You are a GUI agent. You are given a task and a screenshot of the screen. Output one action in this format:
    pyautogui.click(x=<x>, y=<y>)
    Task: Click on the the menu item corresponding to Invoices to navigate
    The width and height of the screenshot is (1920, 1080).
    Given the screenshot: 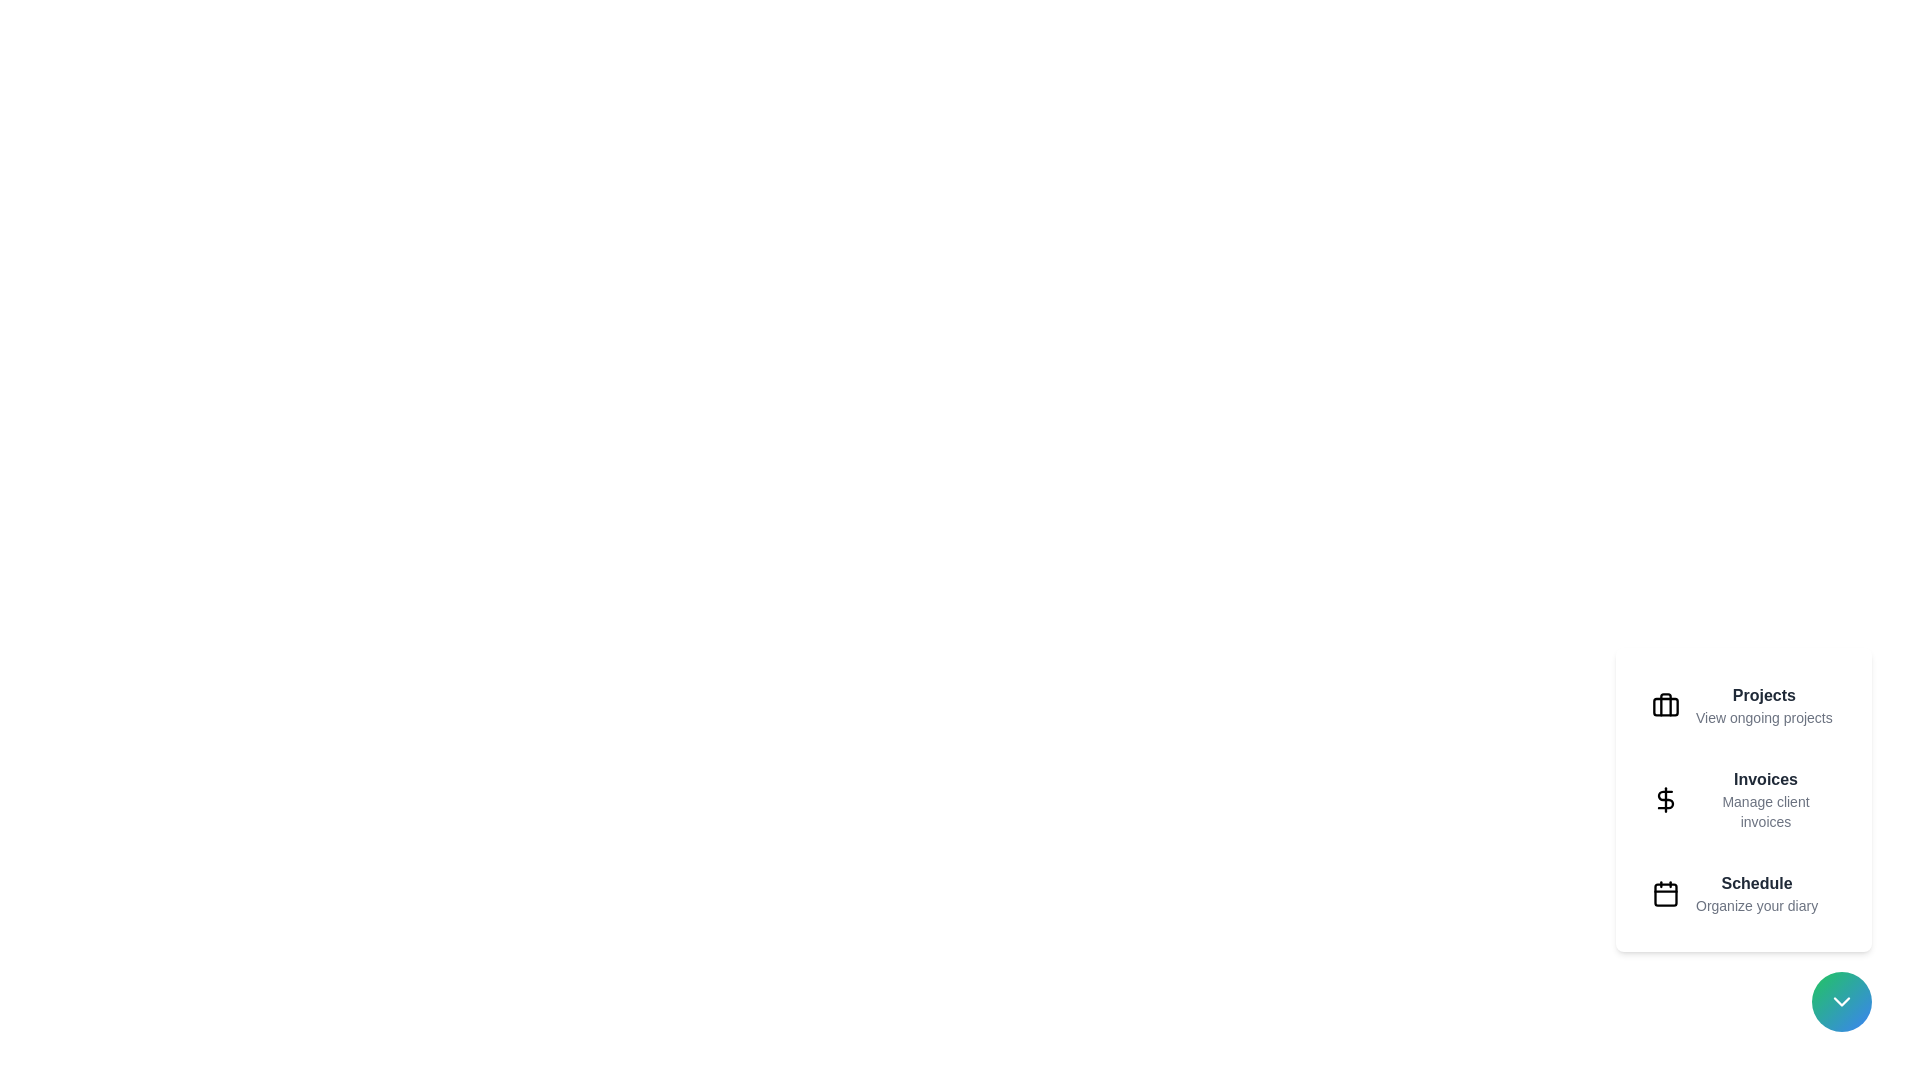 What is the action you would take?
    pyautogui.click(x=1742, y=798)
    